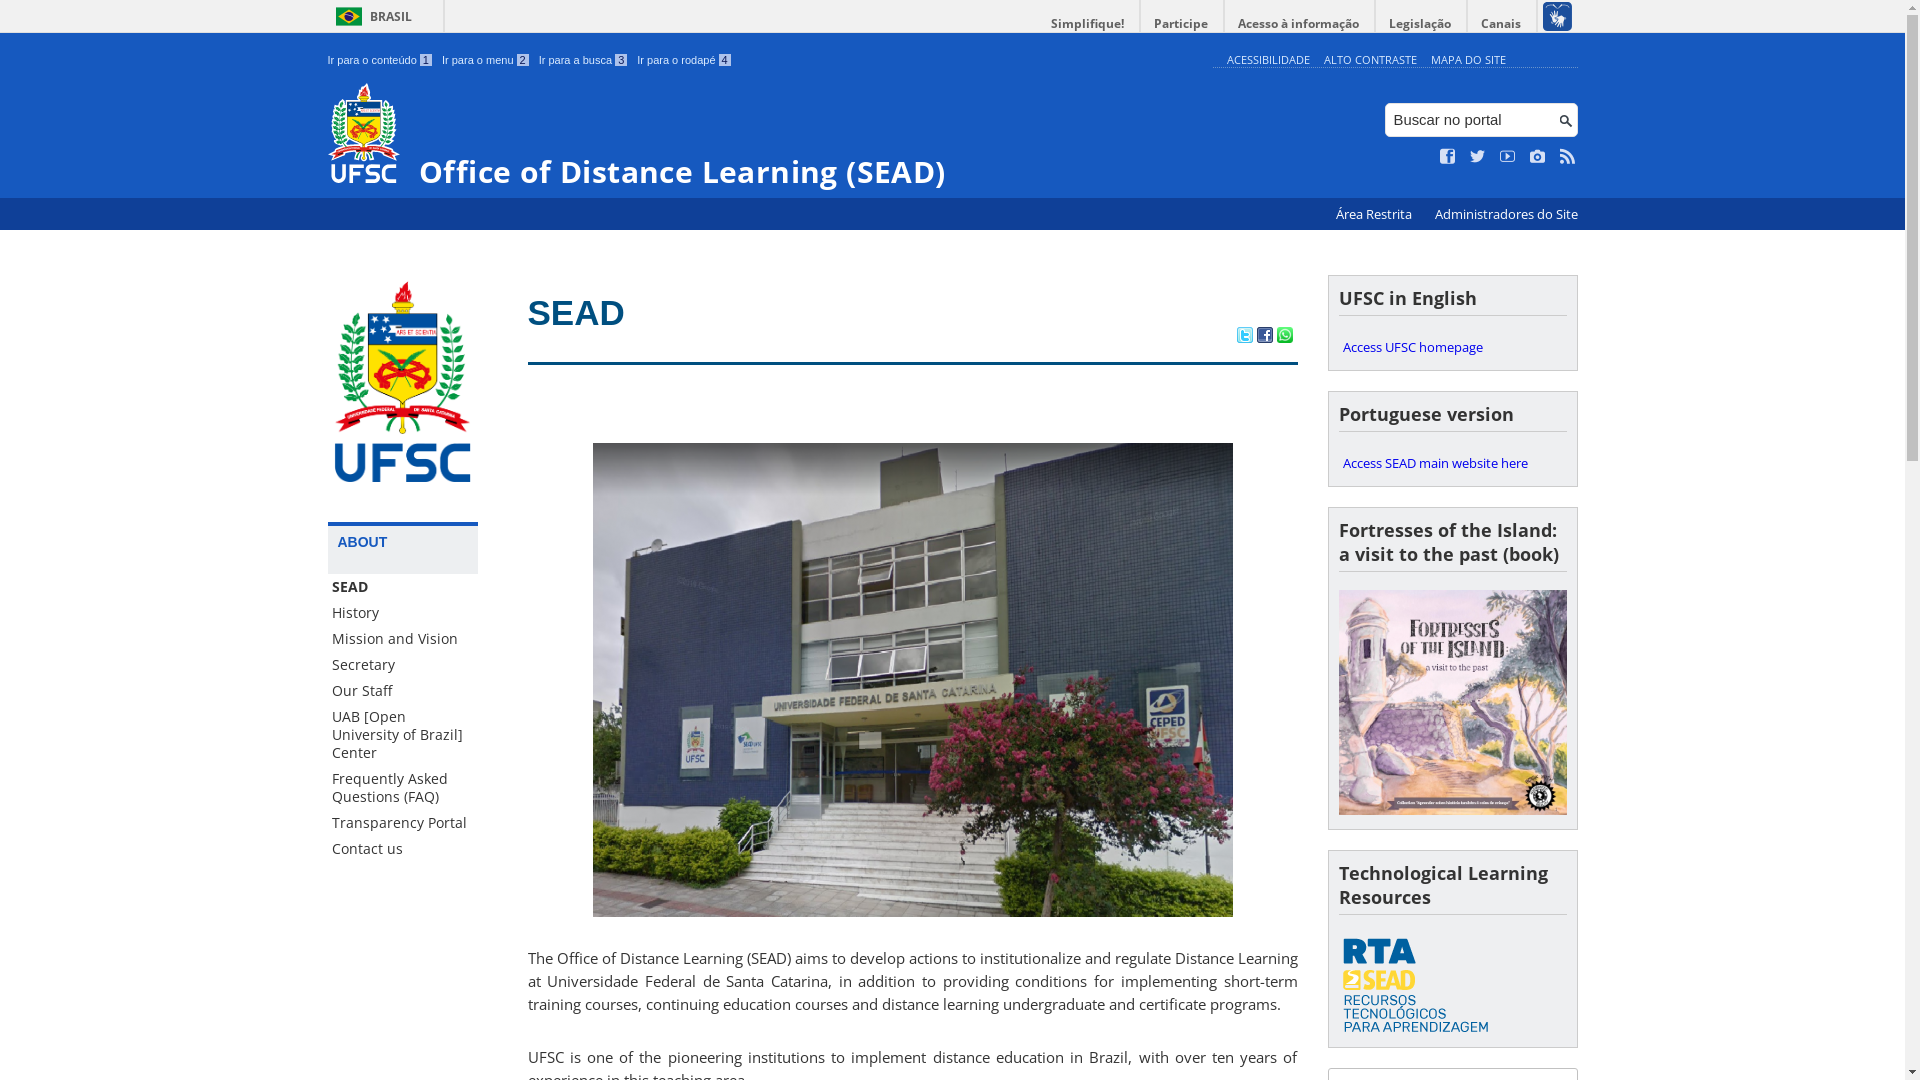 The width and height of the screenshot is (1920, 1080). I want to click on 'Secretary', so click(402, 664).